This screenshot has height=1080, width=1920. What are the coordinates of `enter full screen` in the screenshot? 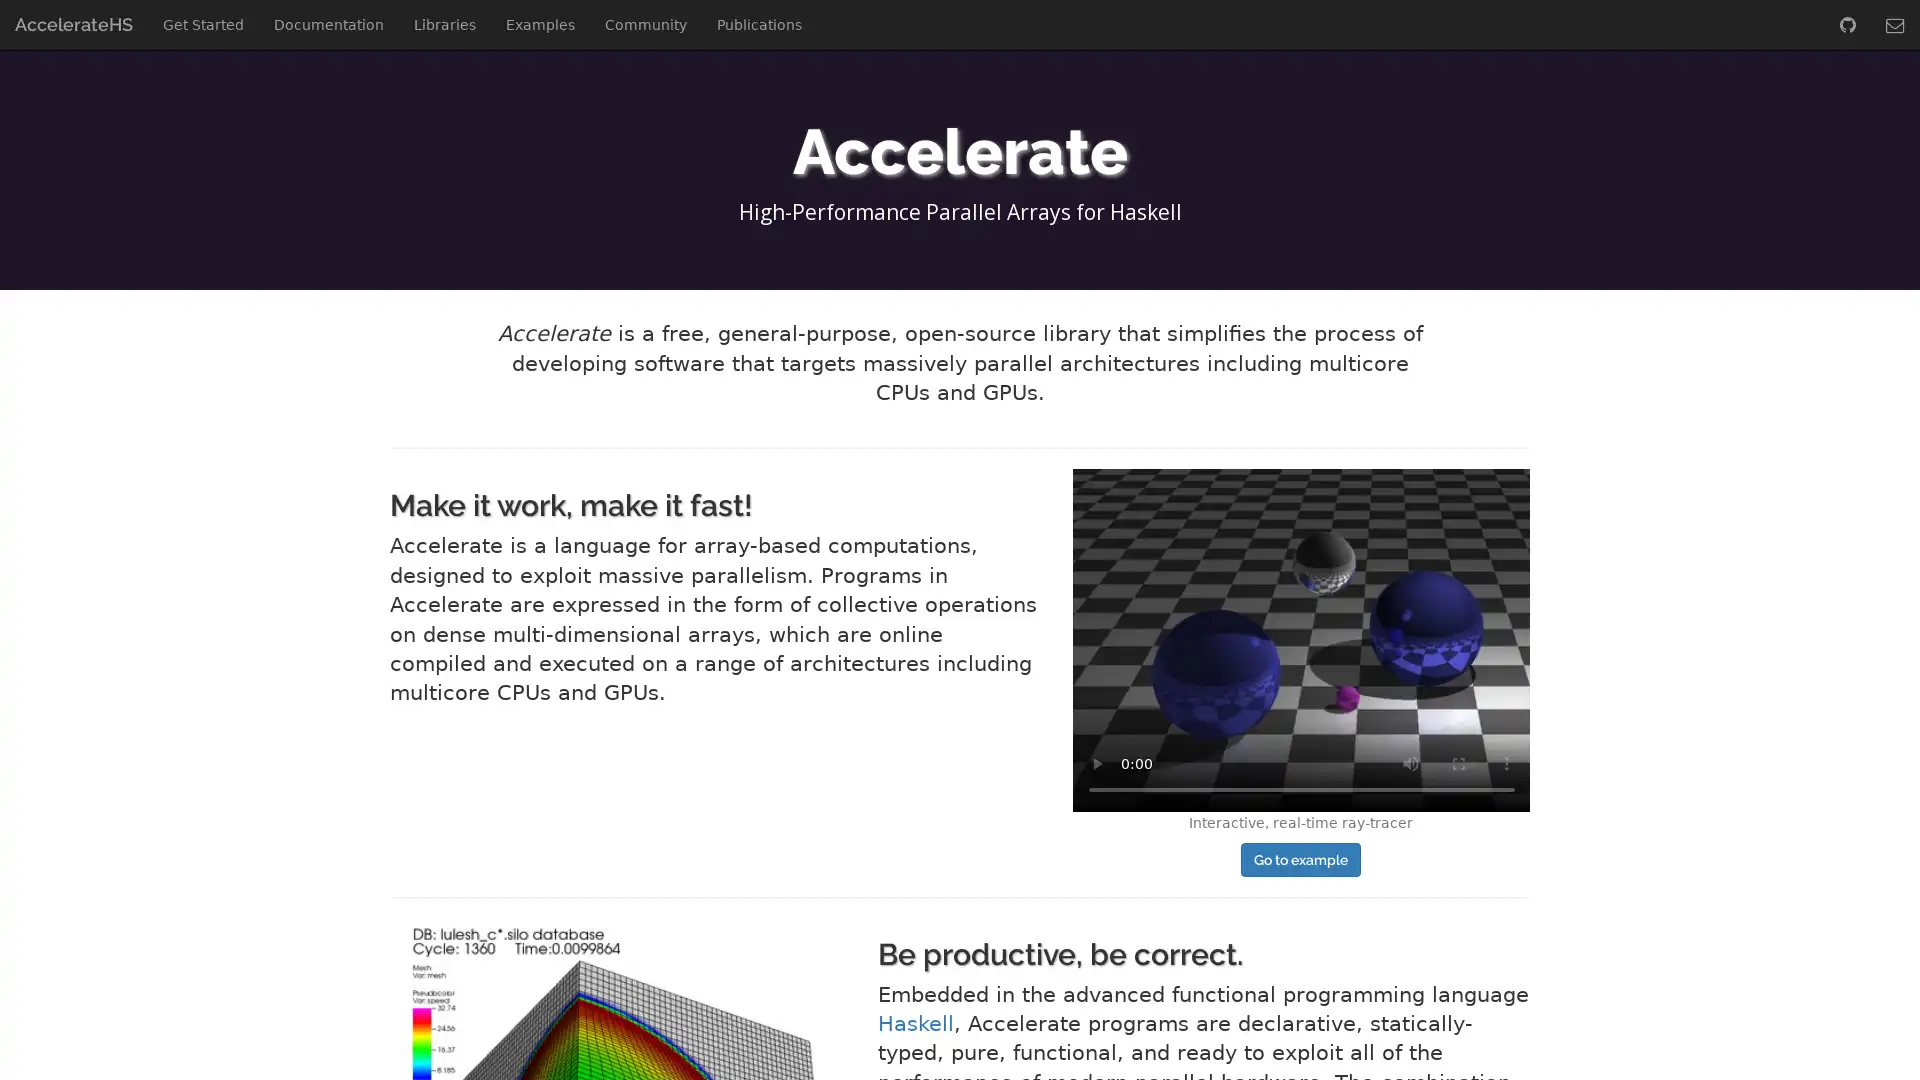 It's located at (1458, 763).